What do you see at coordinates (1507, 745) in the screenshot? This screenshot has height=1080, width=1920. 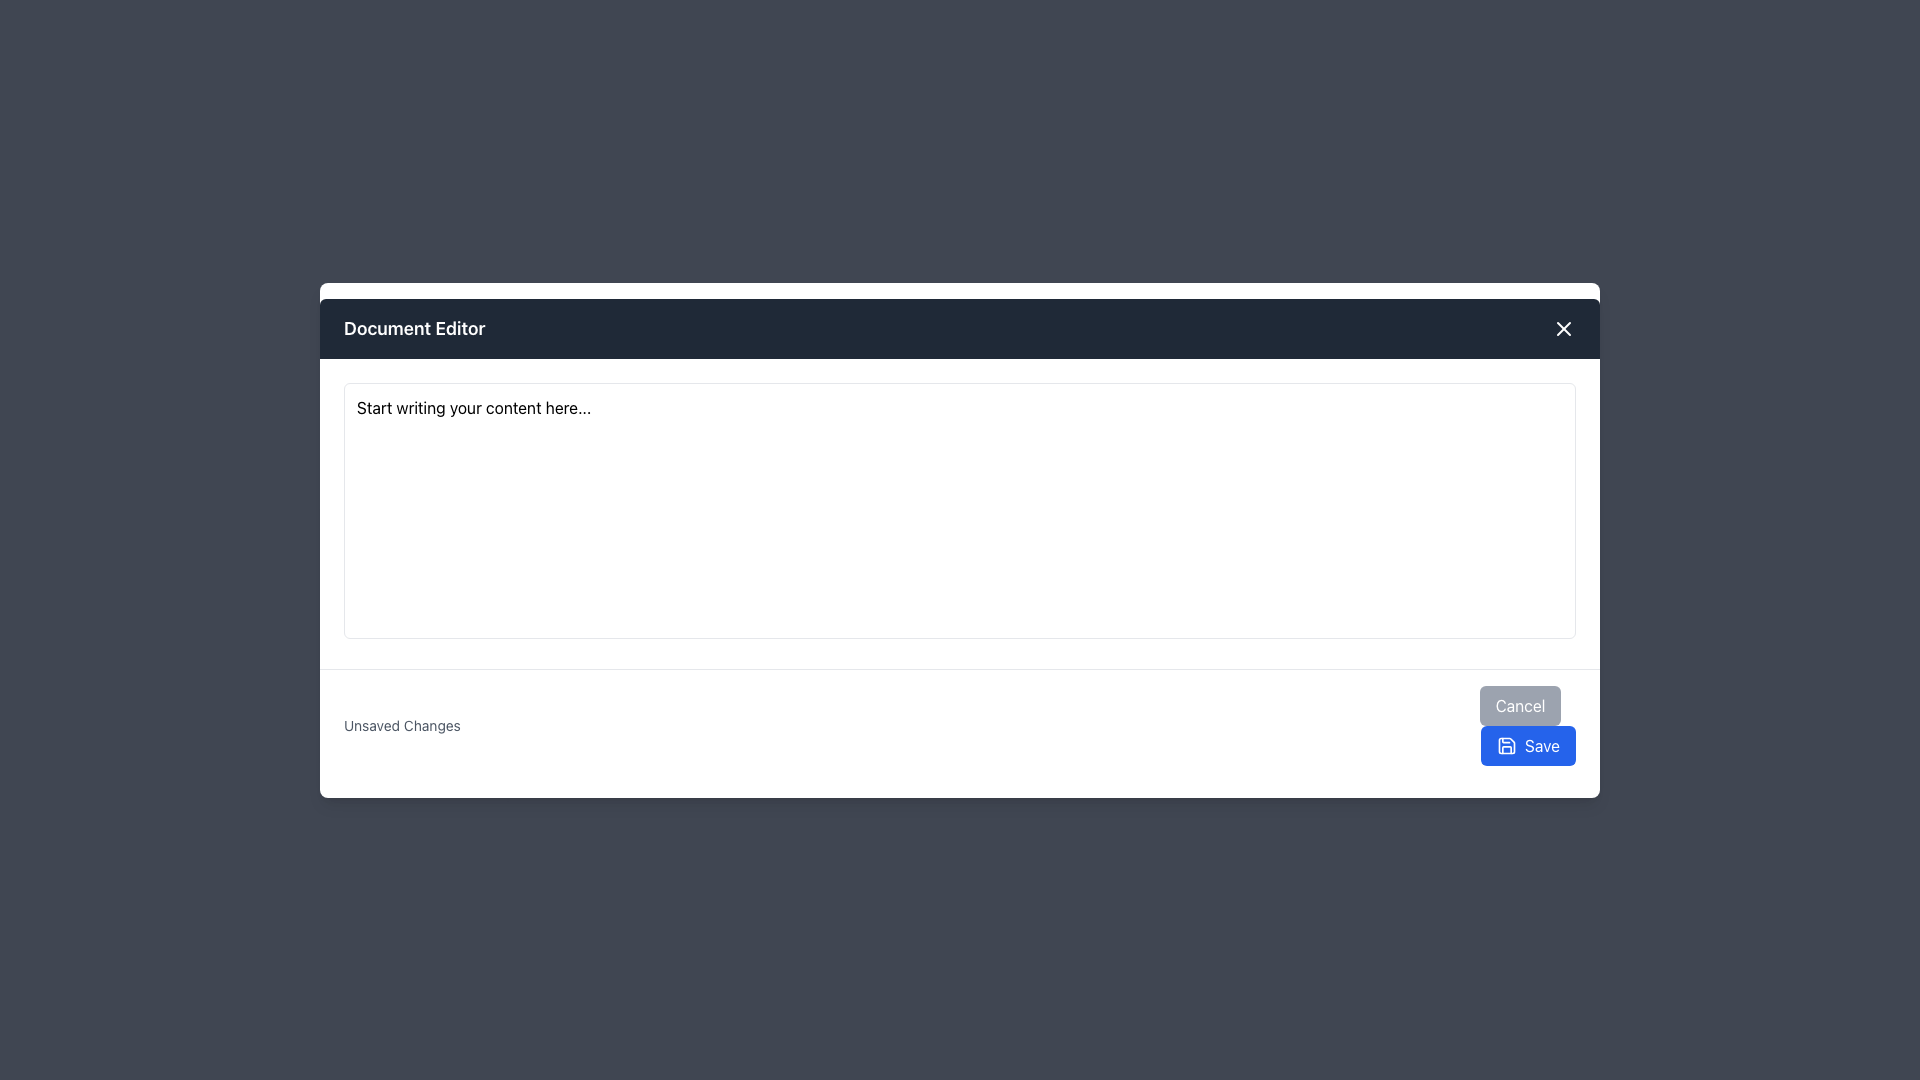 I see `the Graphics icon, which resembles a floppy disk and is part of the Save button located in the bottom-right of a modal dialog` at bounding box center [1507, 745].